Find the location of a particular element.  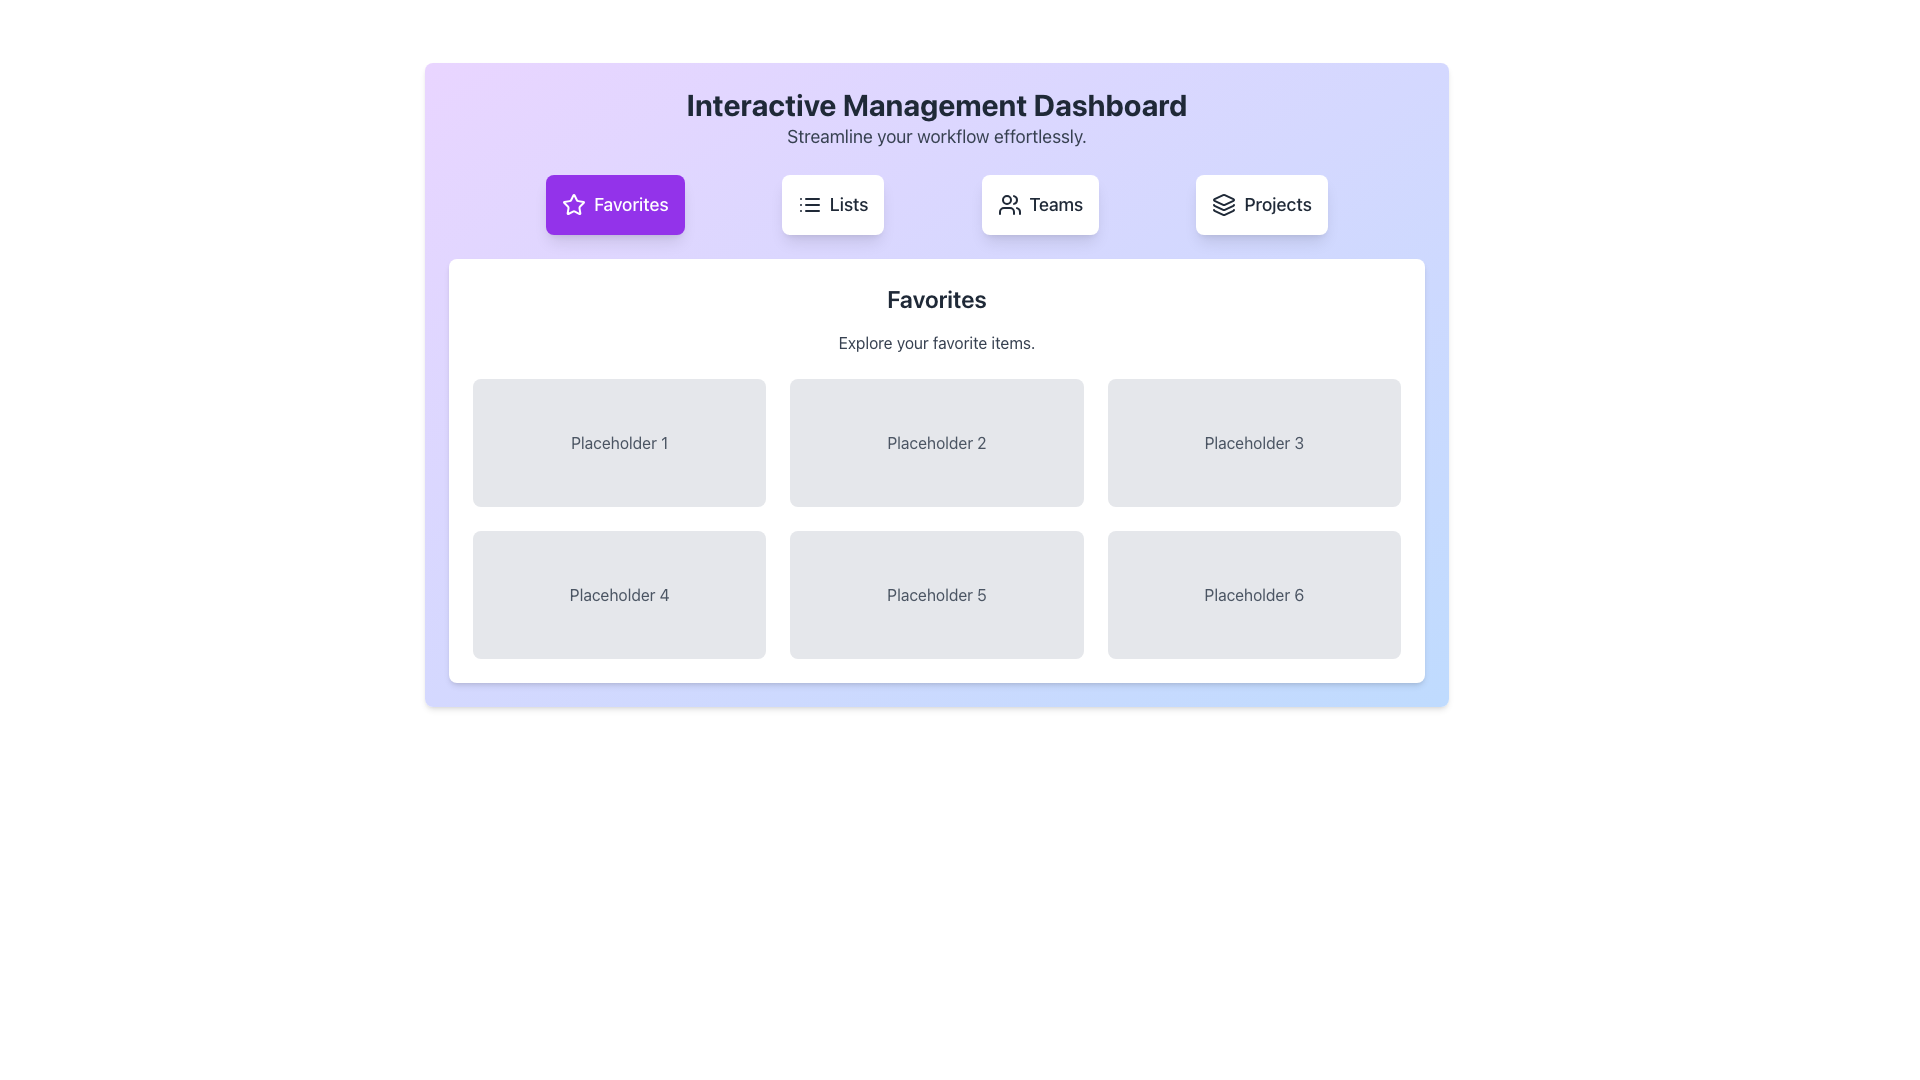

the first card in the grid layout located at the top-left corner is located at coordinates (618, 442).